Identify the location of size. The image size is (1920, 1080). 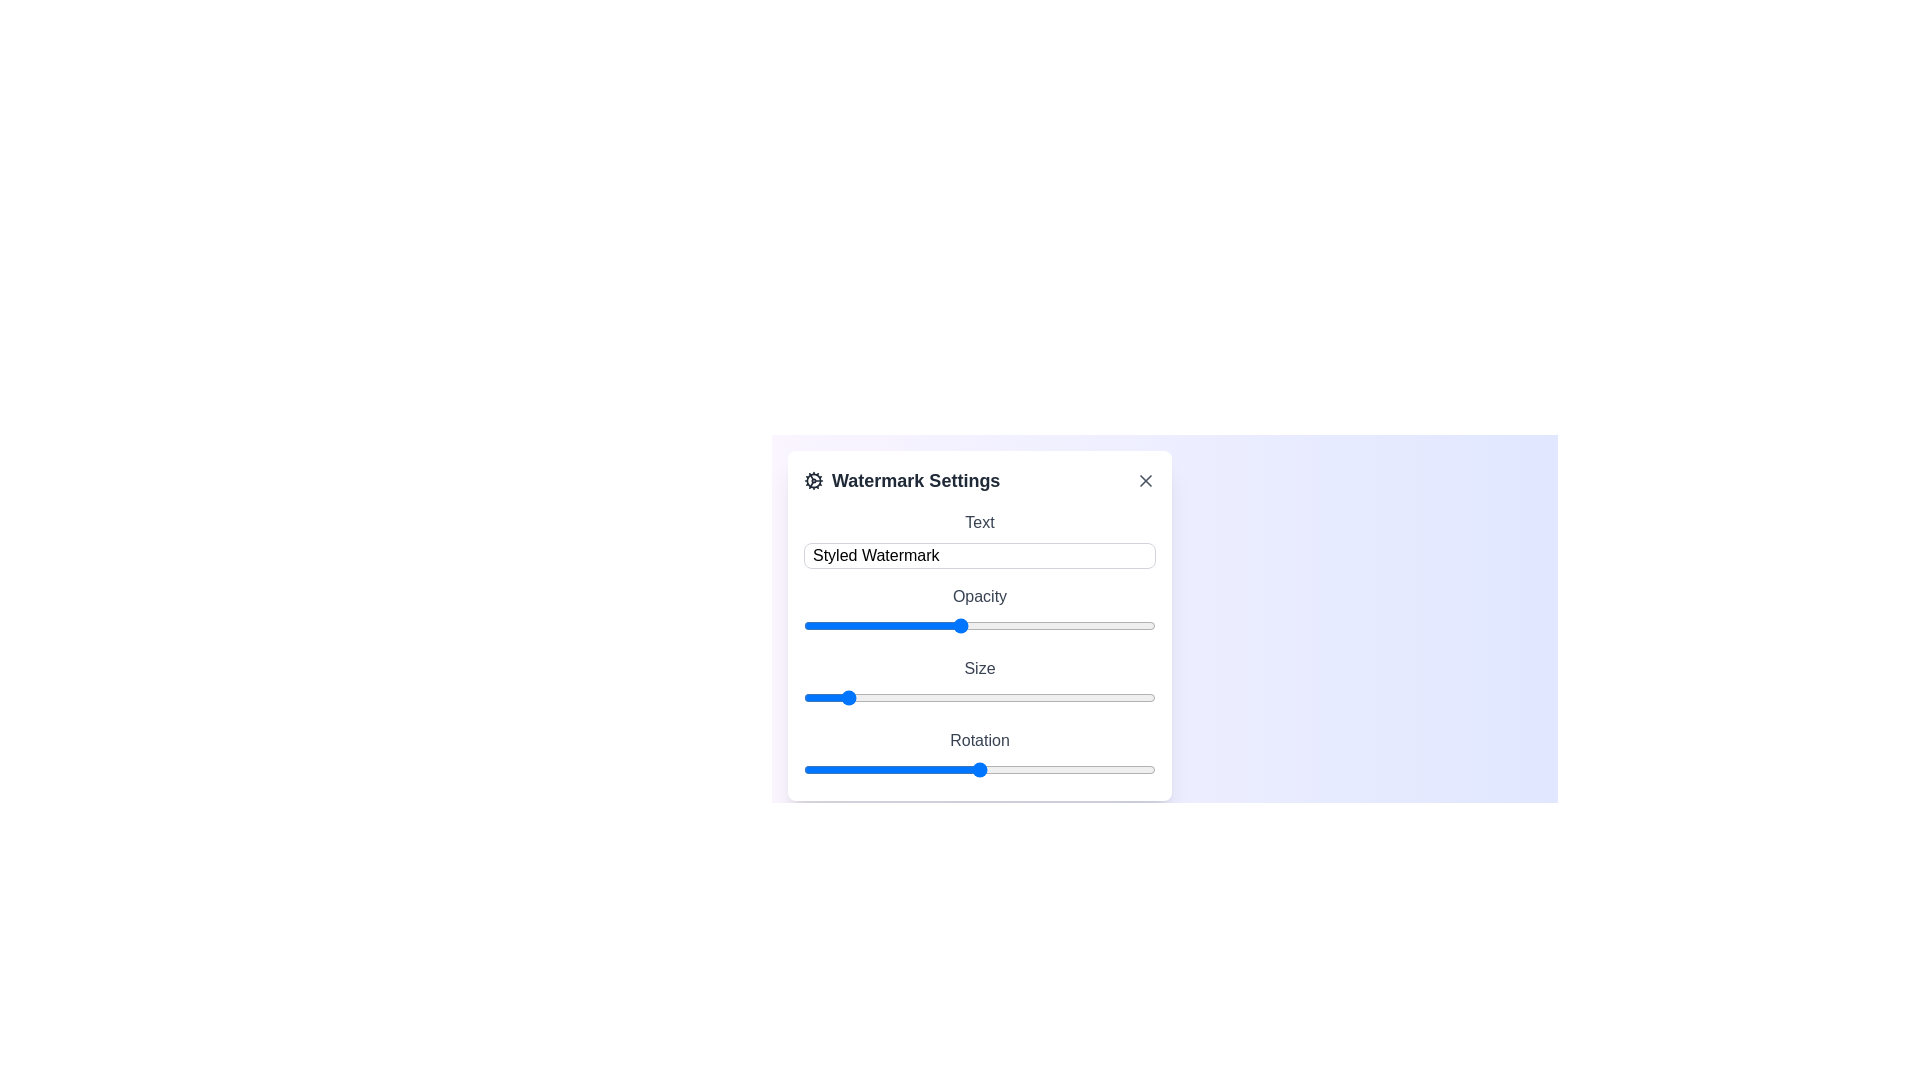
(970, 697).